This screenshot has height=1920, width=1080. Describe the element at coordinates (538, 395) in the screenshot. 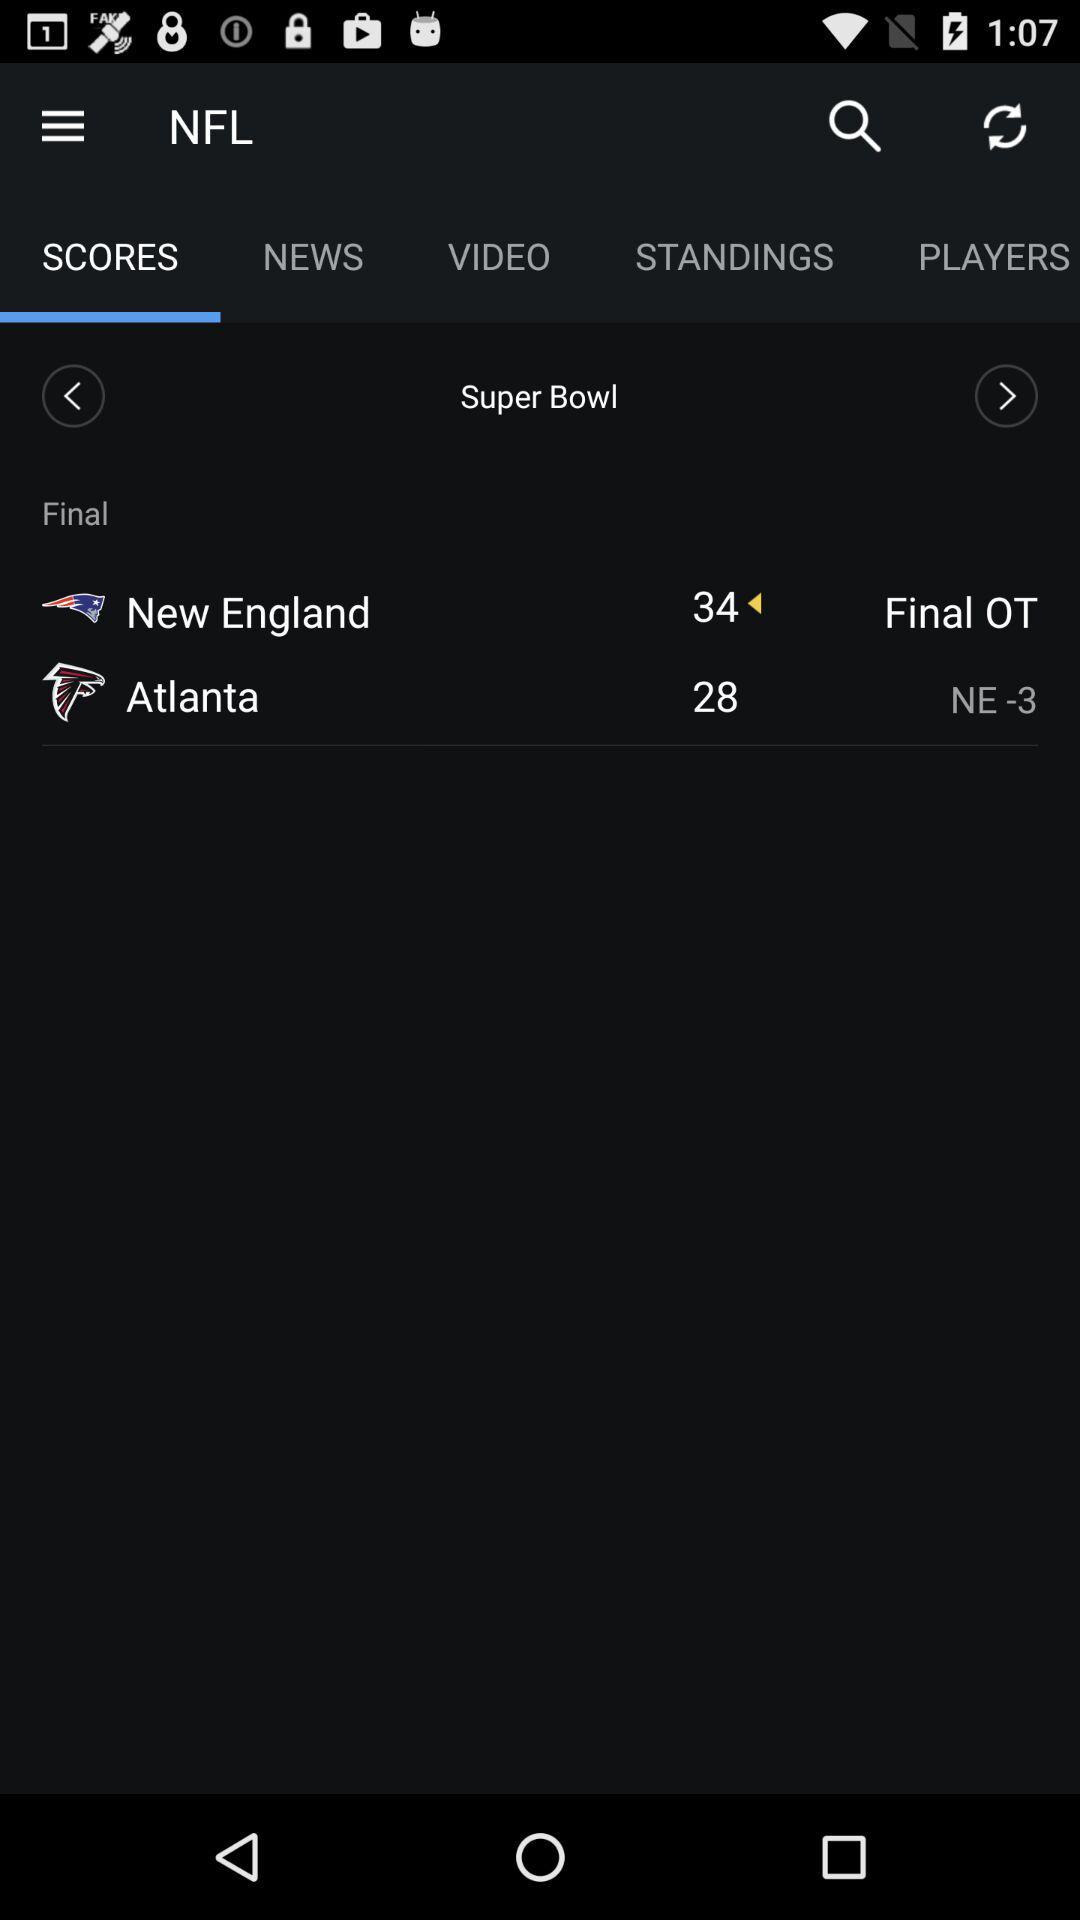

I see `icon below video app` at that location.